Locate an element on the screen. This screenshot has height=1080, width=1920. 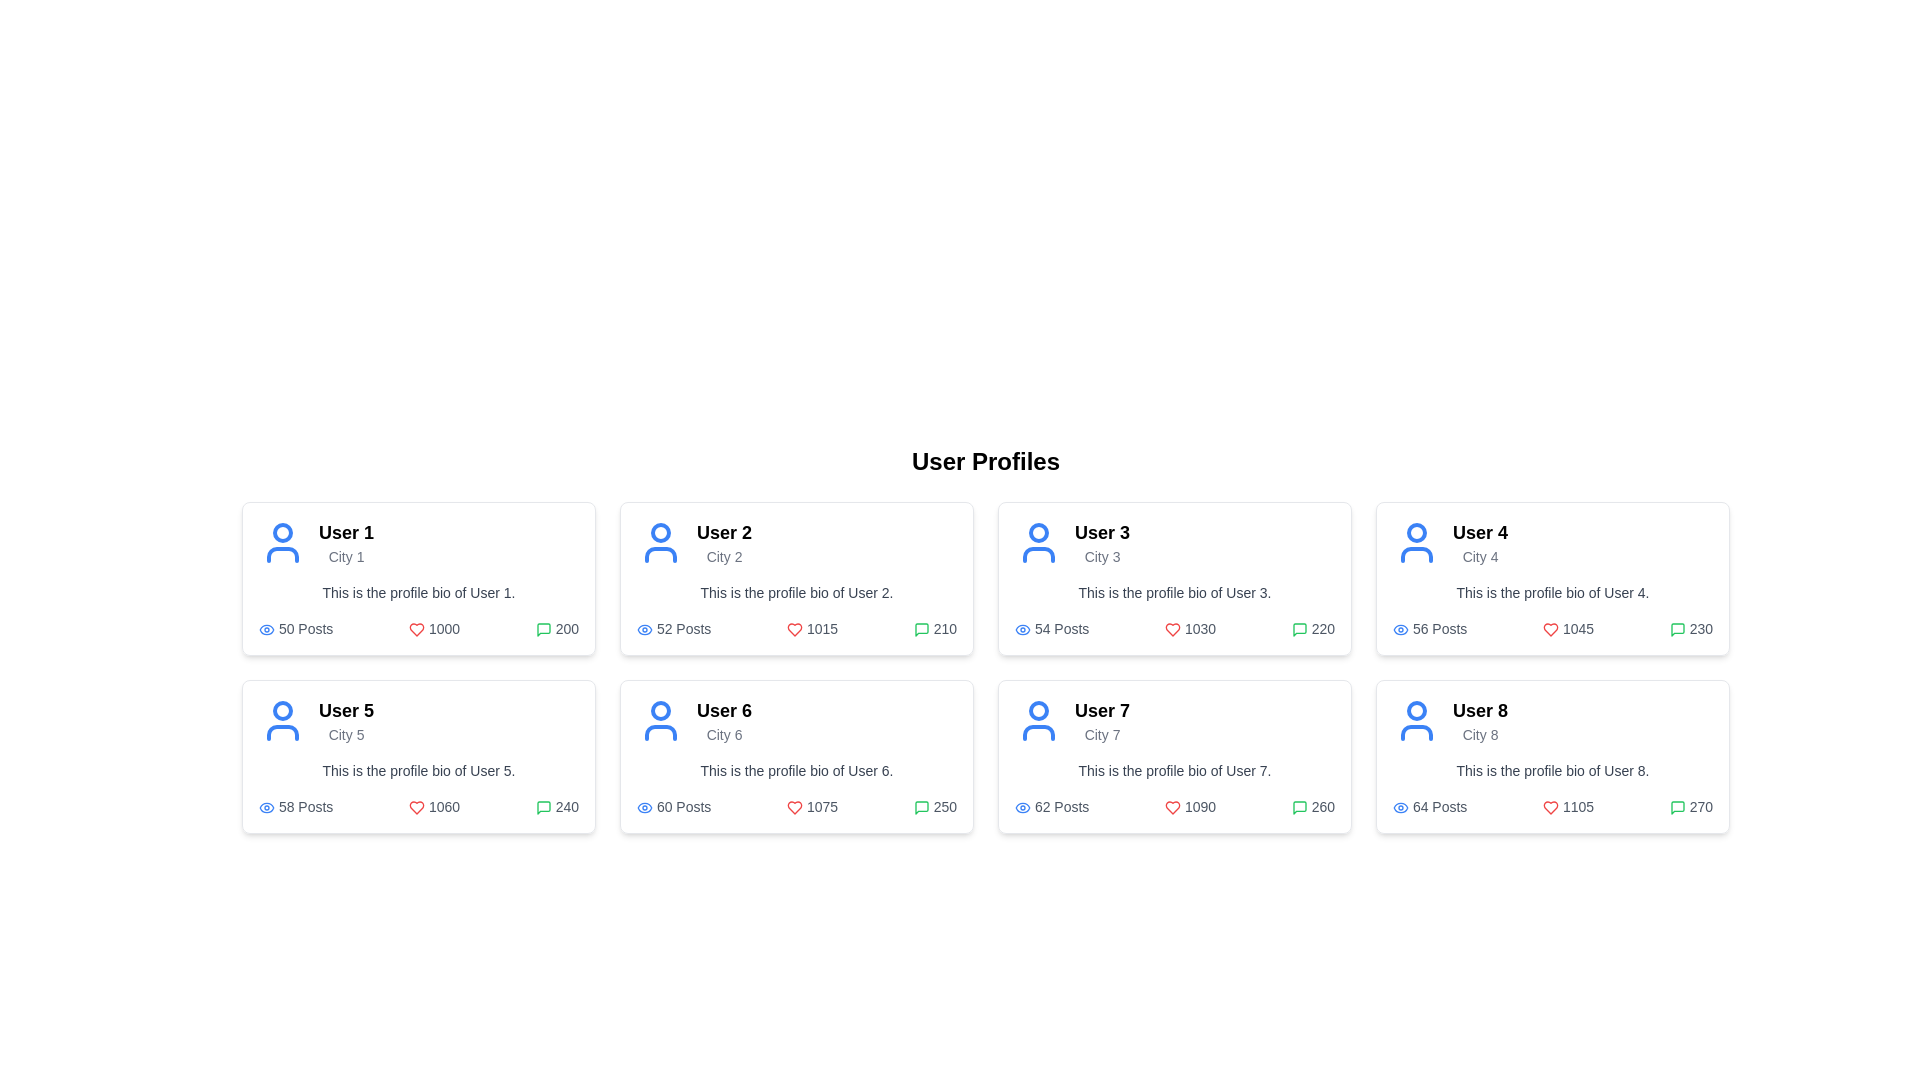
the green speech bubble icon located at the bottom-right side of User 6's profile card is located at coordinates (543, 807).